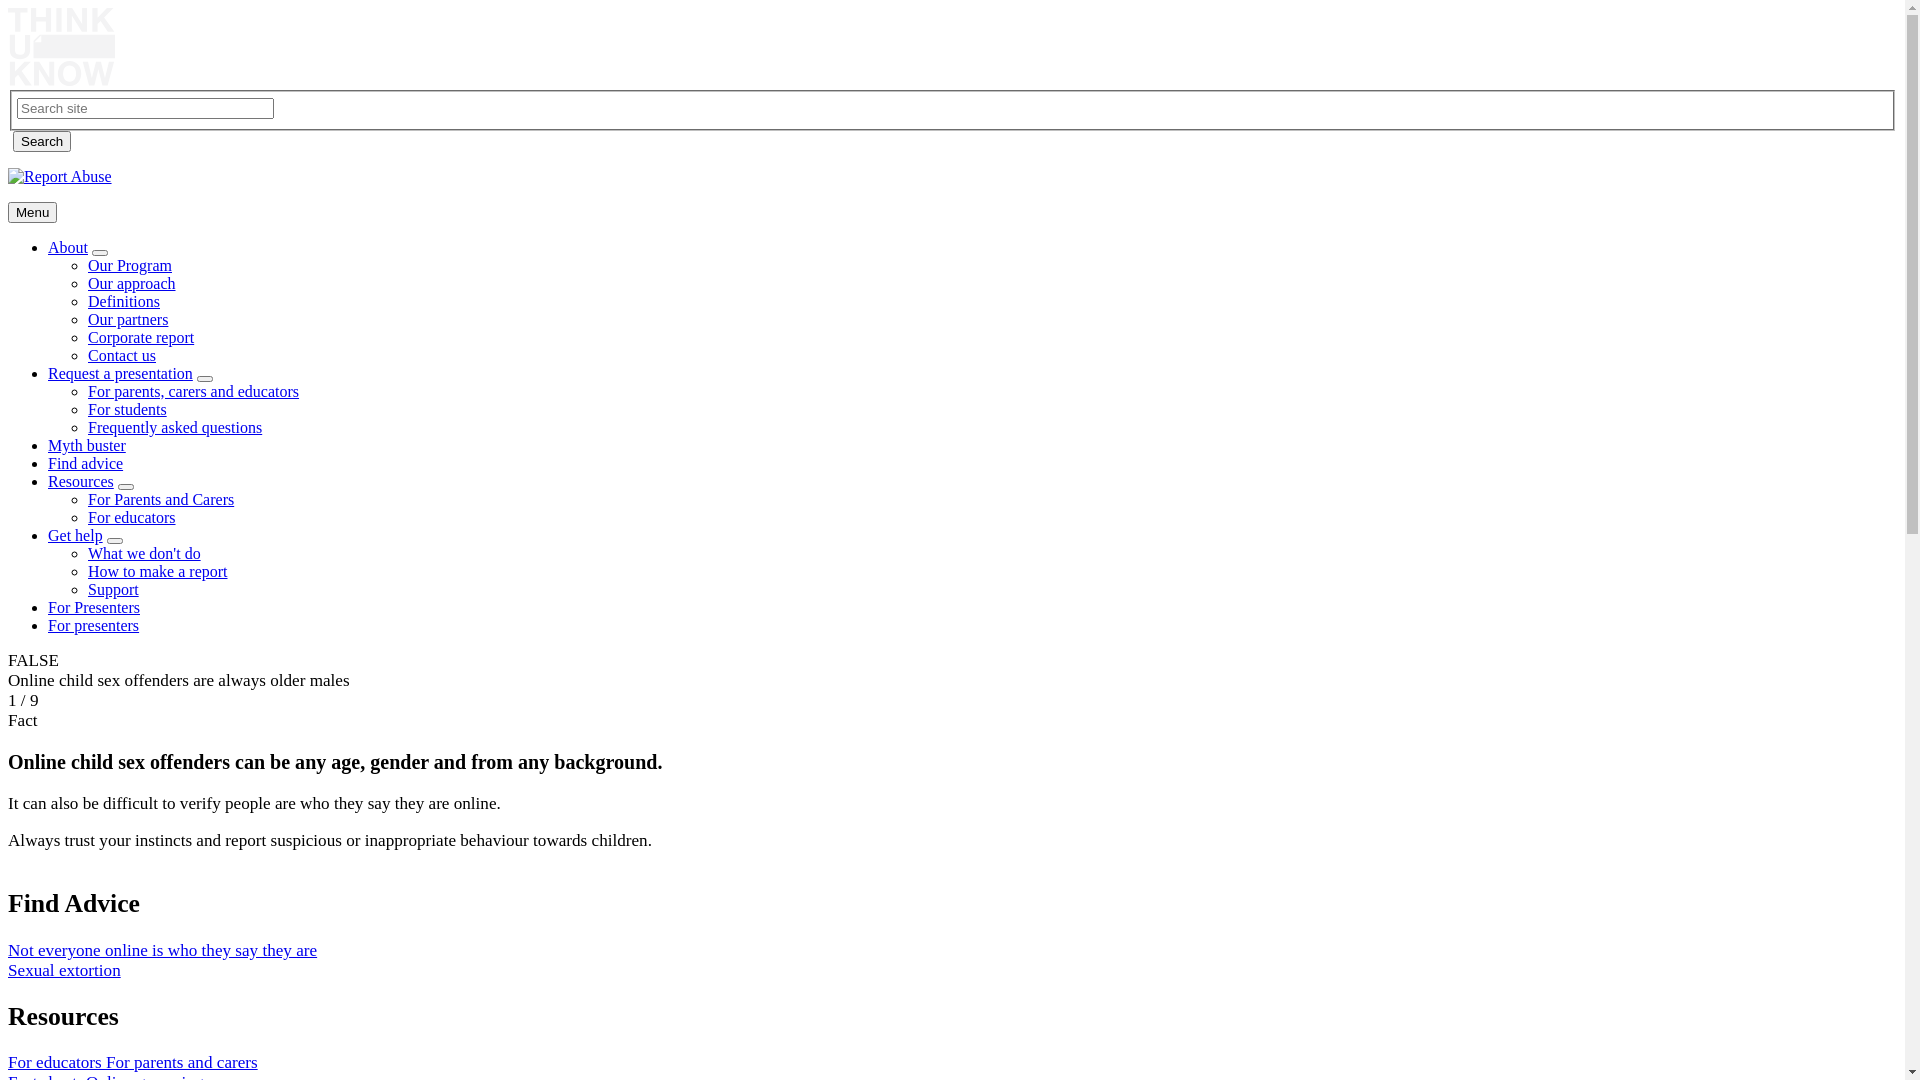  What do you see at coordinates (13, 140) in the screenshot?
I see `'Search'` at bounding box center [13, 140].